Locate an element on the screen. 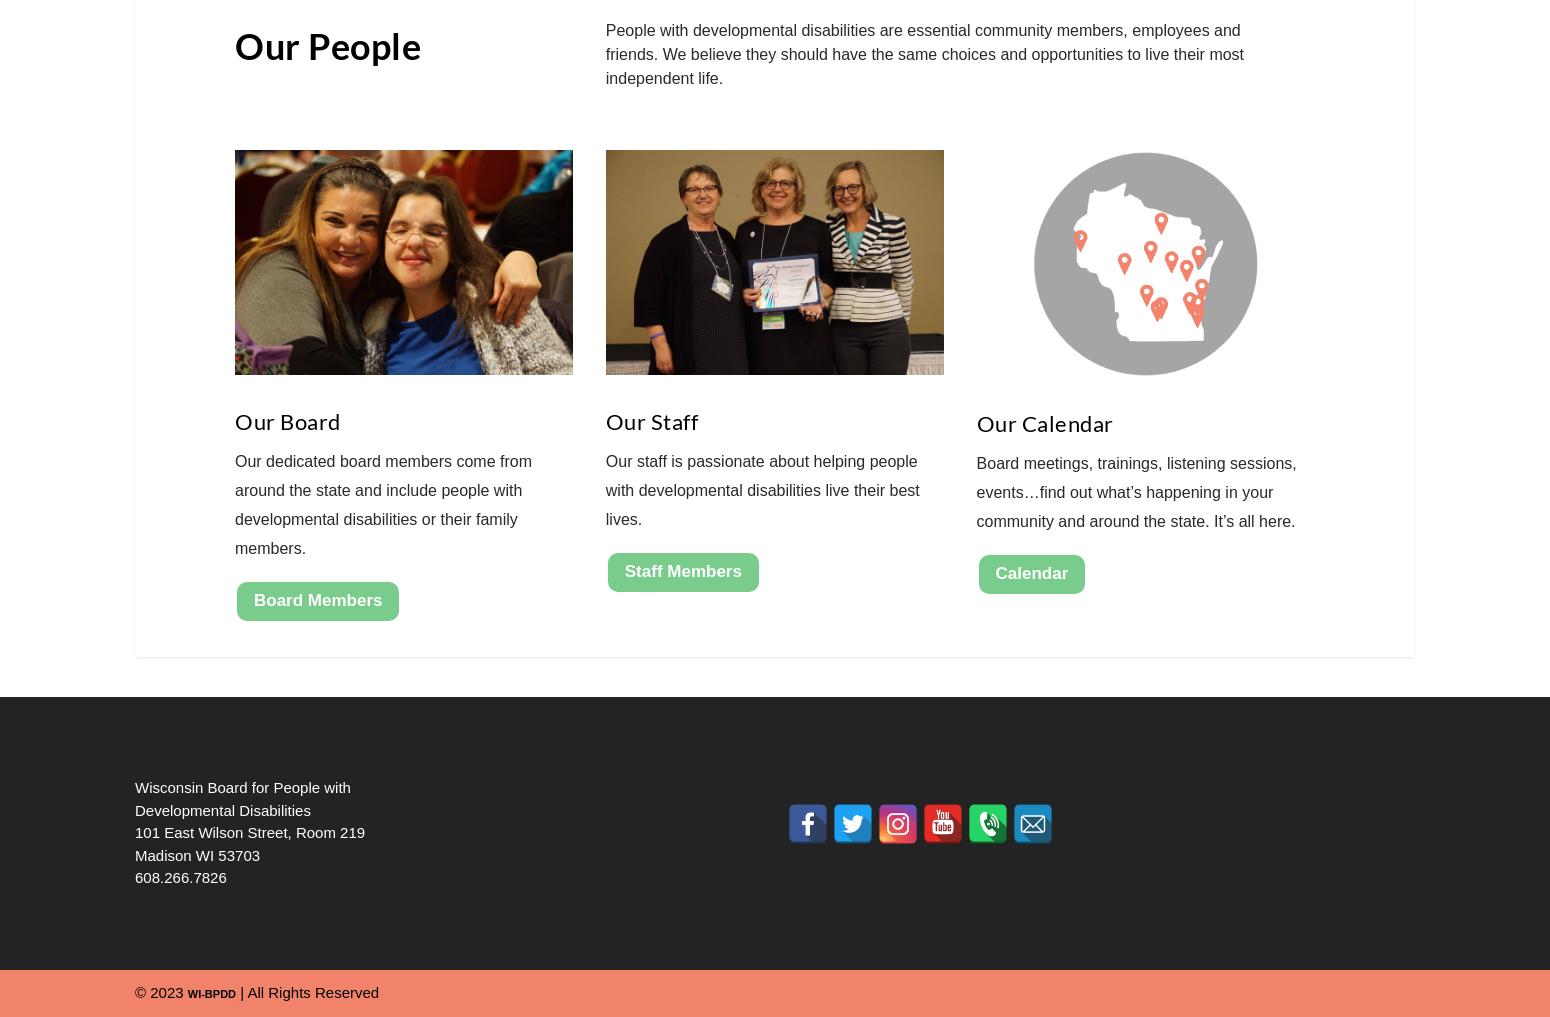 The image size is (1550, 1017). 'Our Board' is located at coordinates (287, 421).